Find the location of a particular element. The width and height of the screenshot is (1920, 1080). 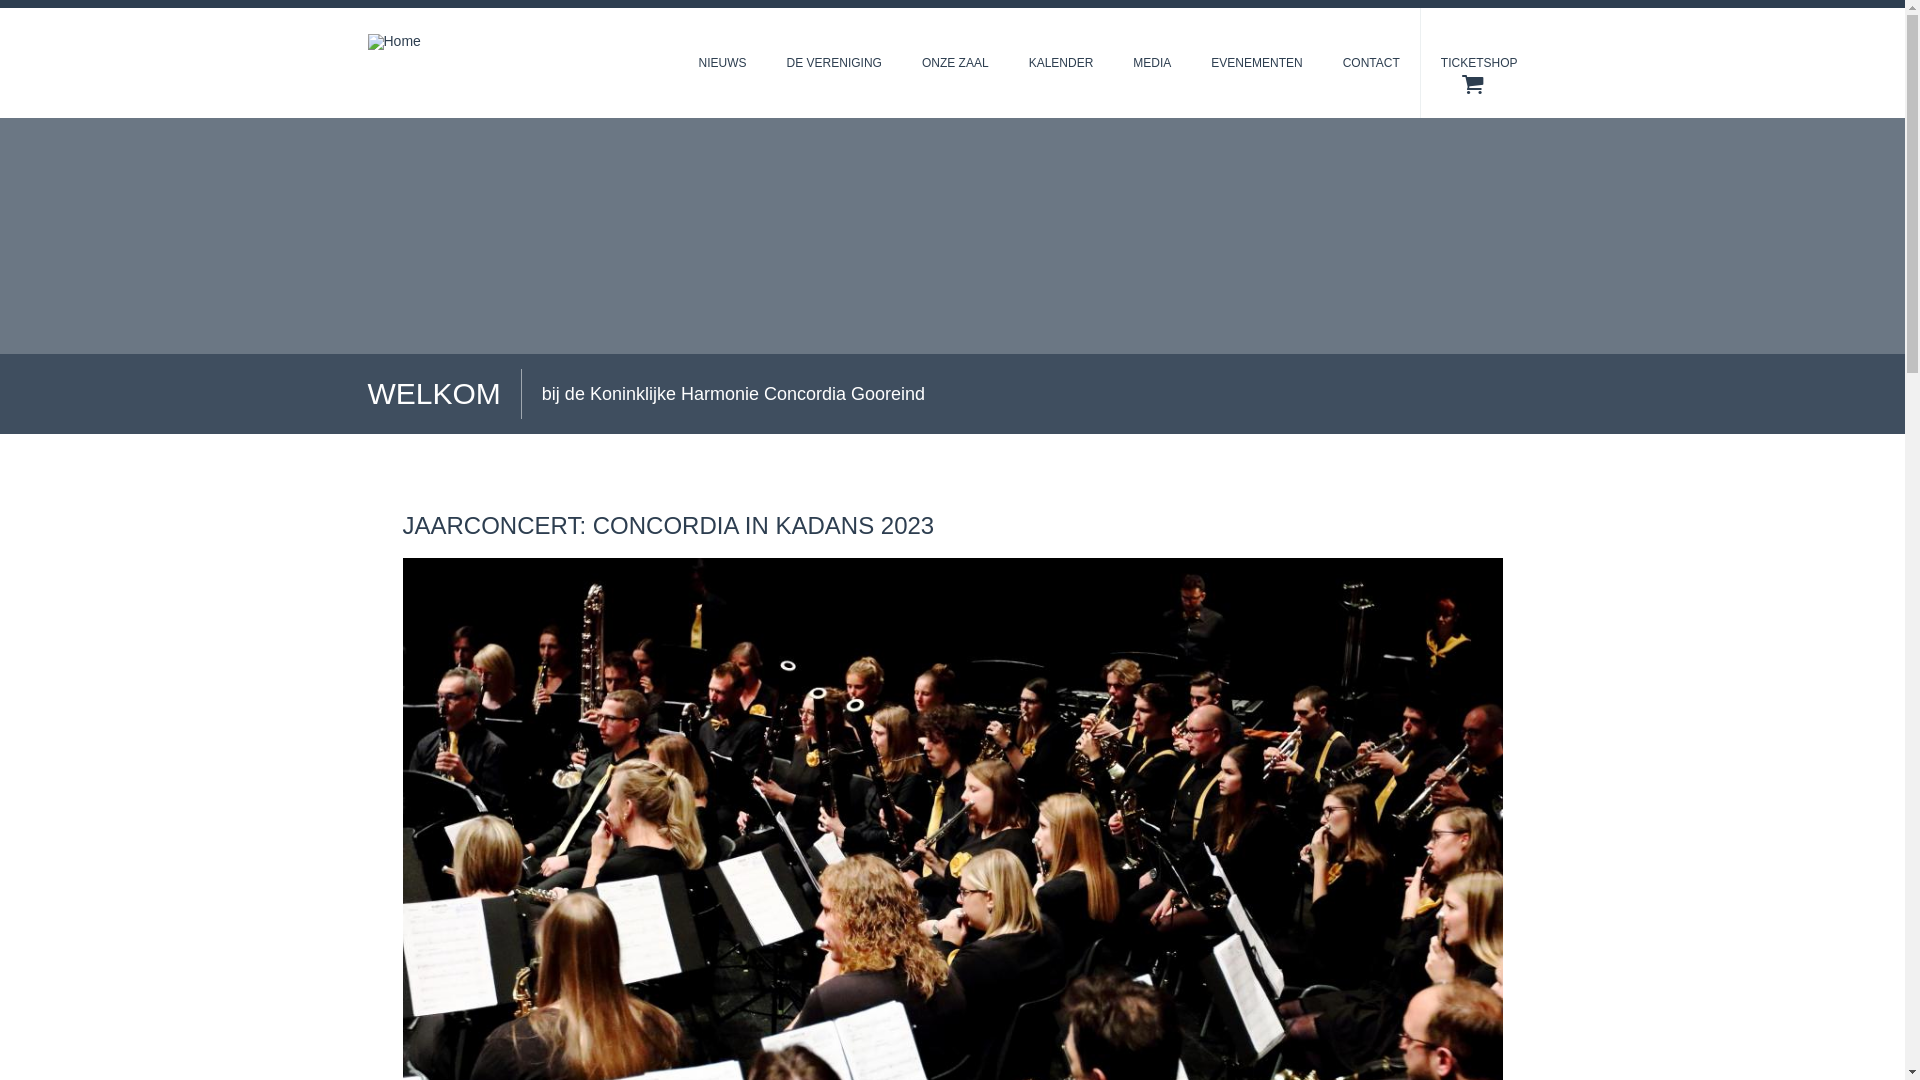

'DE VERENIGING' is located at coordinates (766, 61).